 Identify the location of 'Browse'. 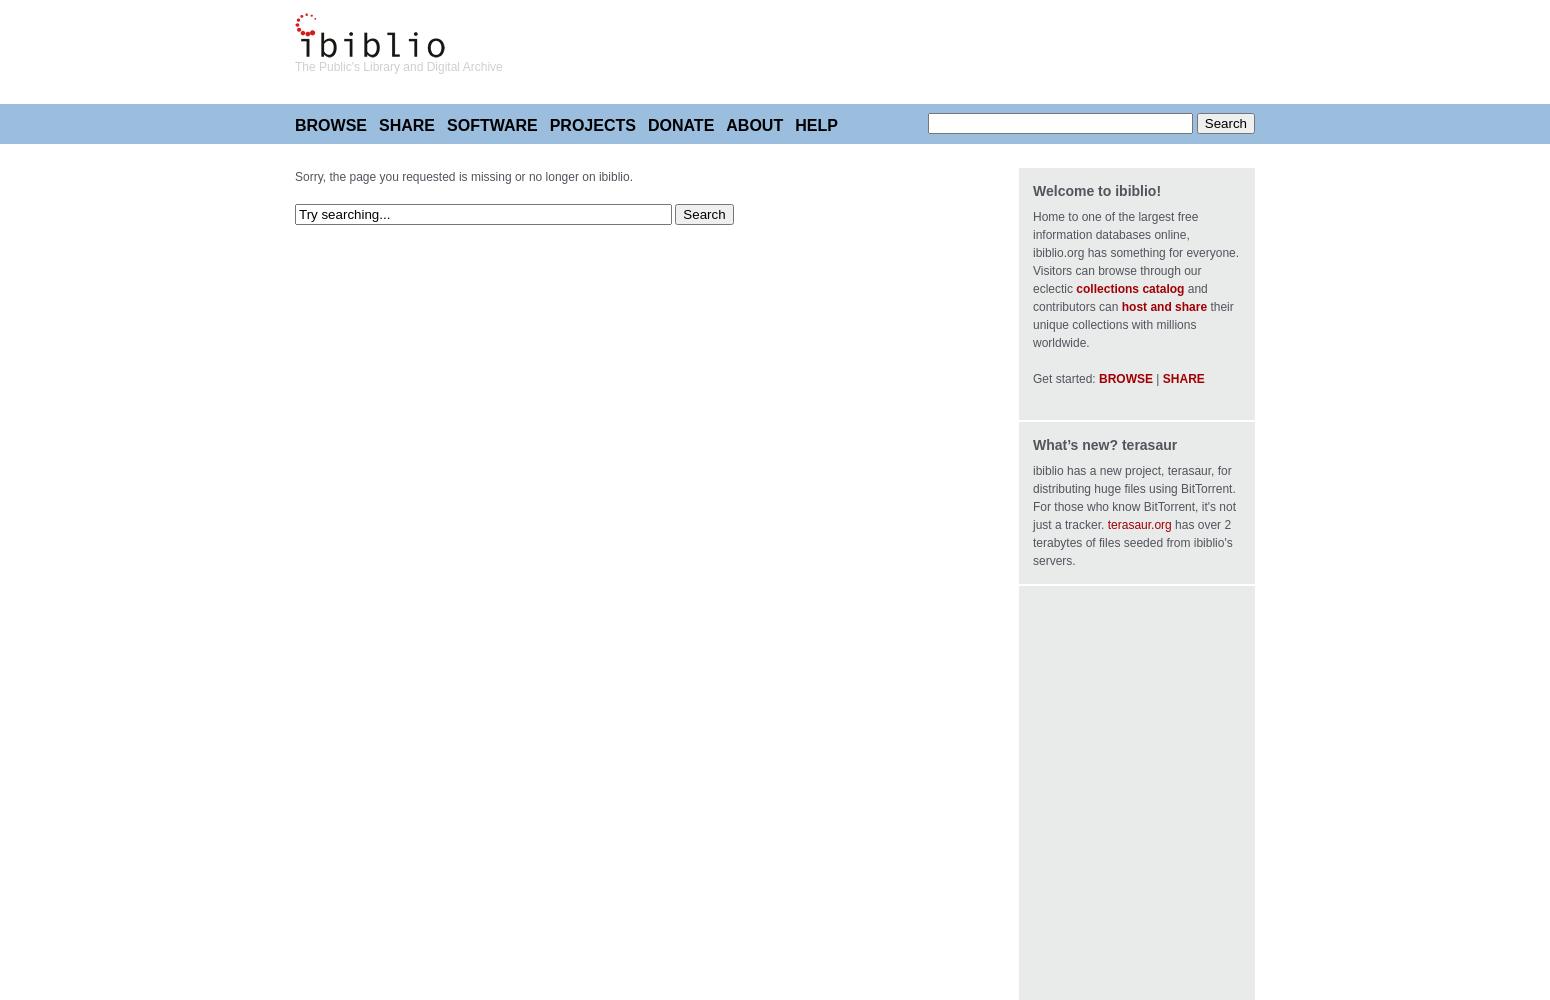
(329, 125).